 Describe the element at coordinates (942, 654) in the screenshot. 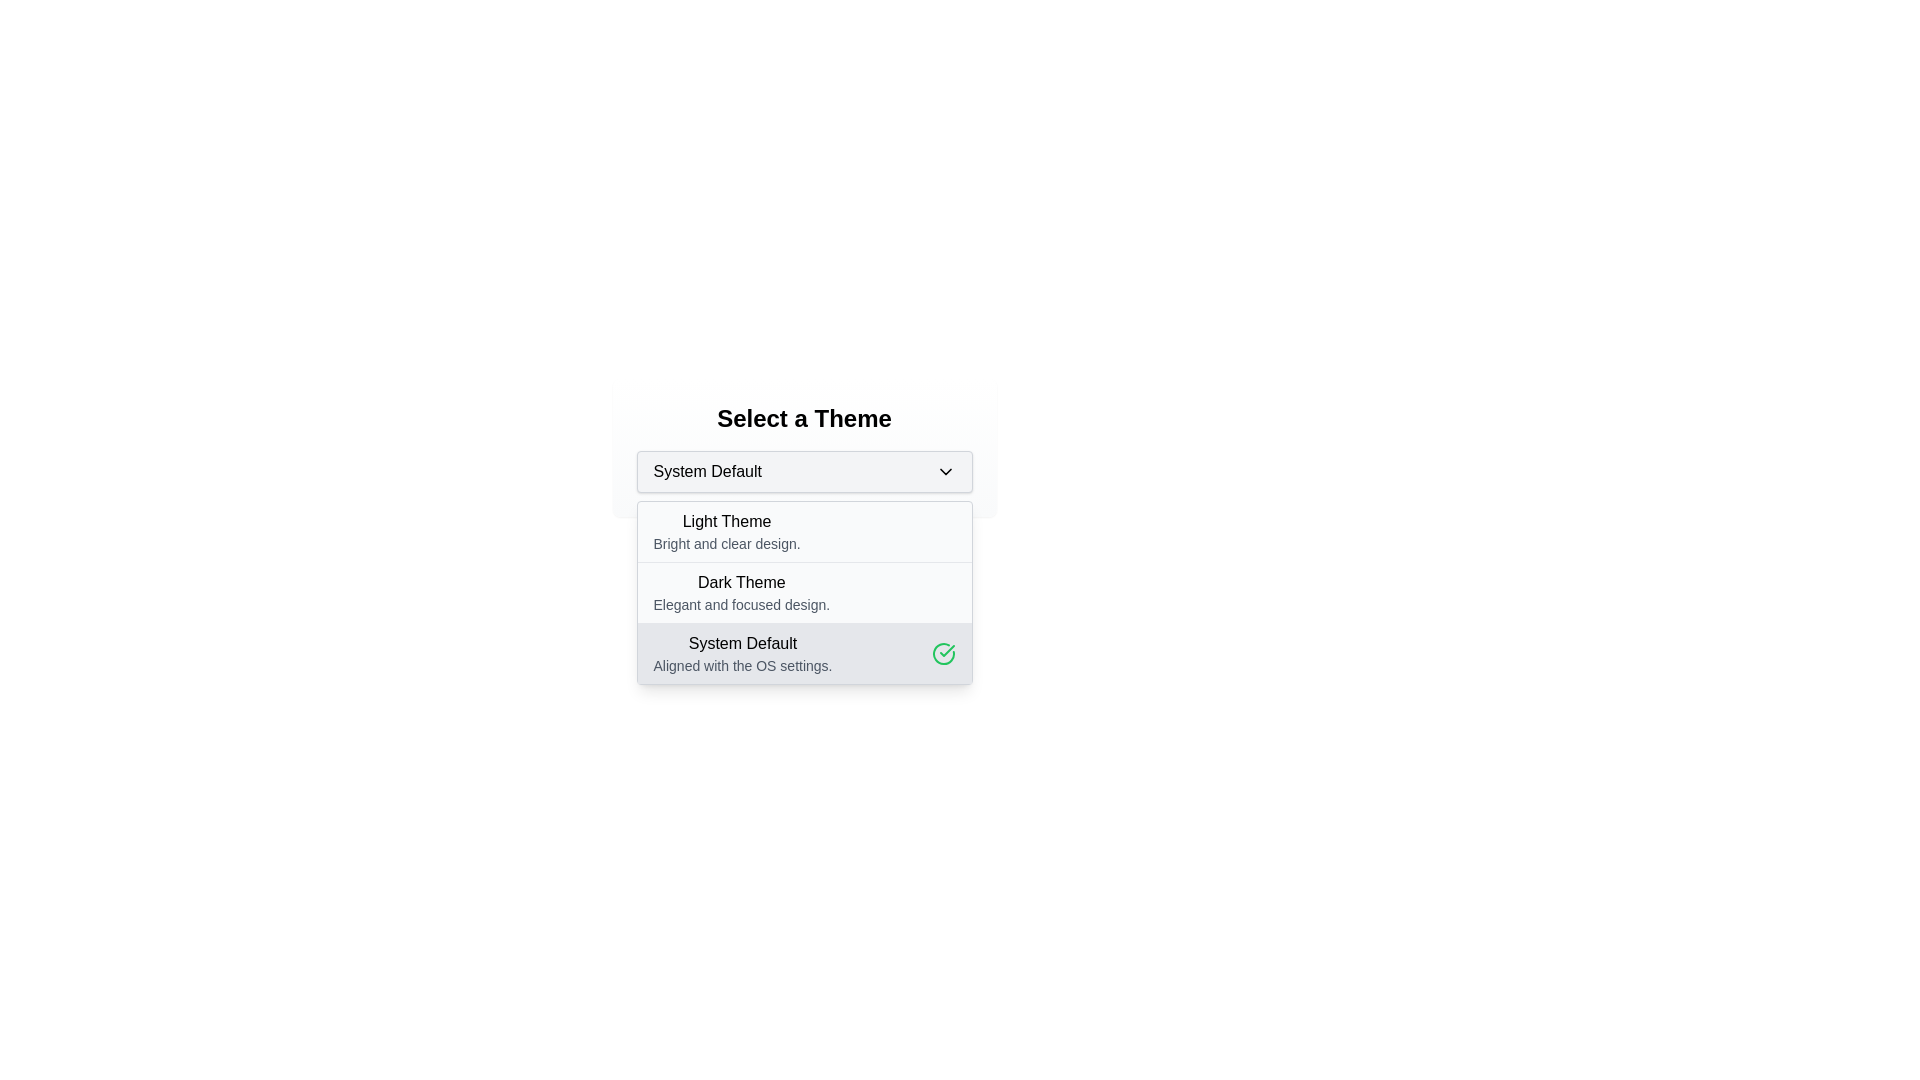

I see `the state of the circular icon depicting a check mark with a green stroke, located at the rightmost end of the 'System Default' item in the 'Select a Theme' section` at that location.